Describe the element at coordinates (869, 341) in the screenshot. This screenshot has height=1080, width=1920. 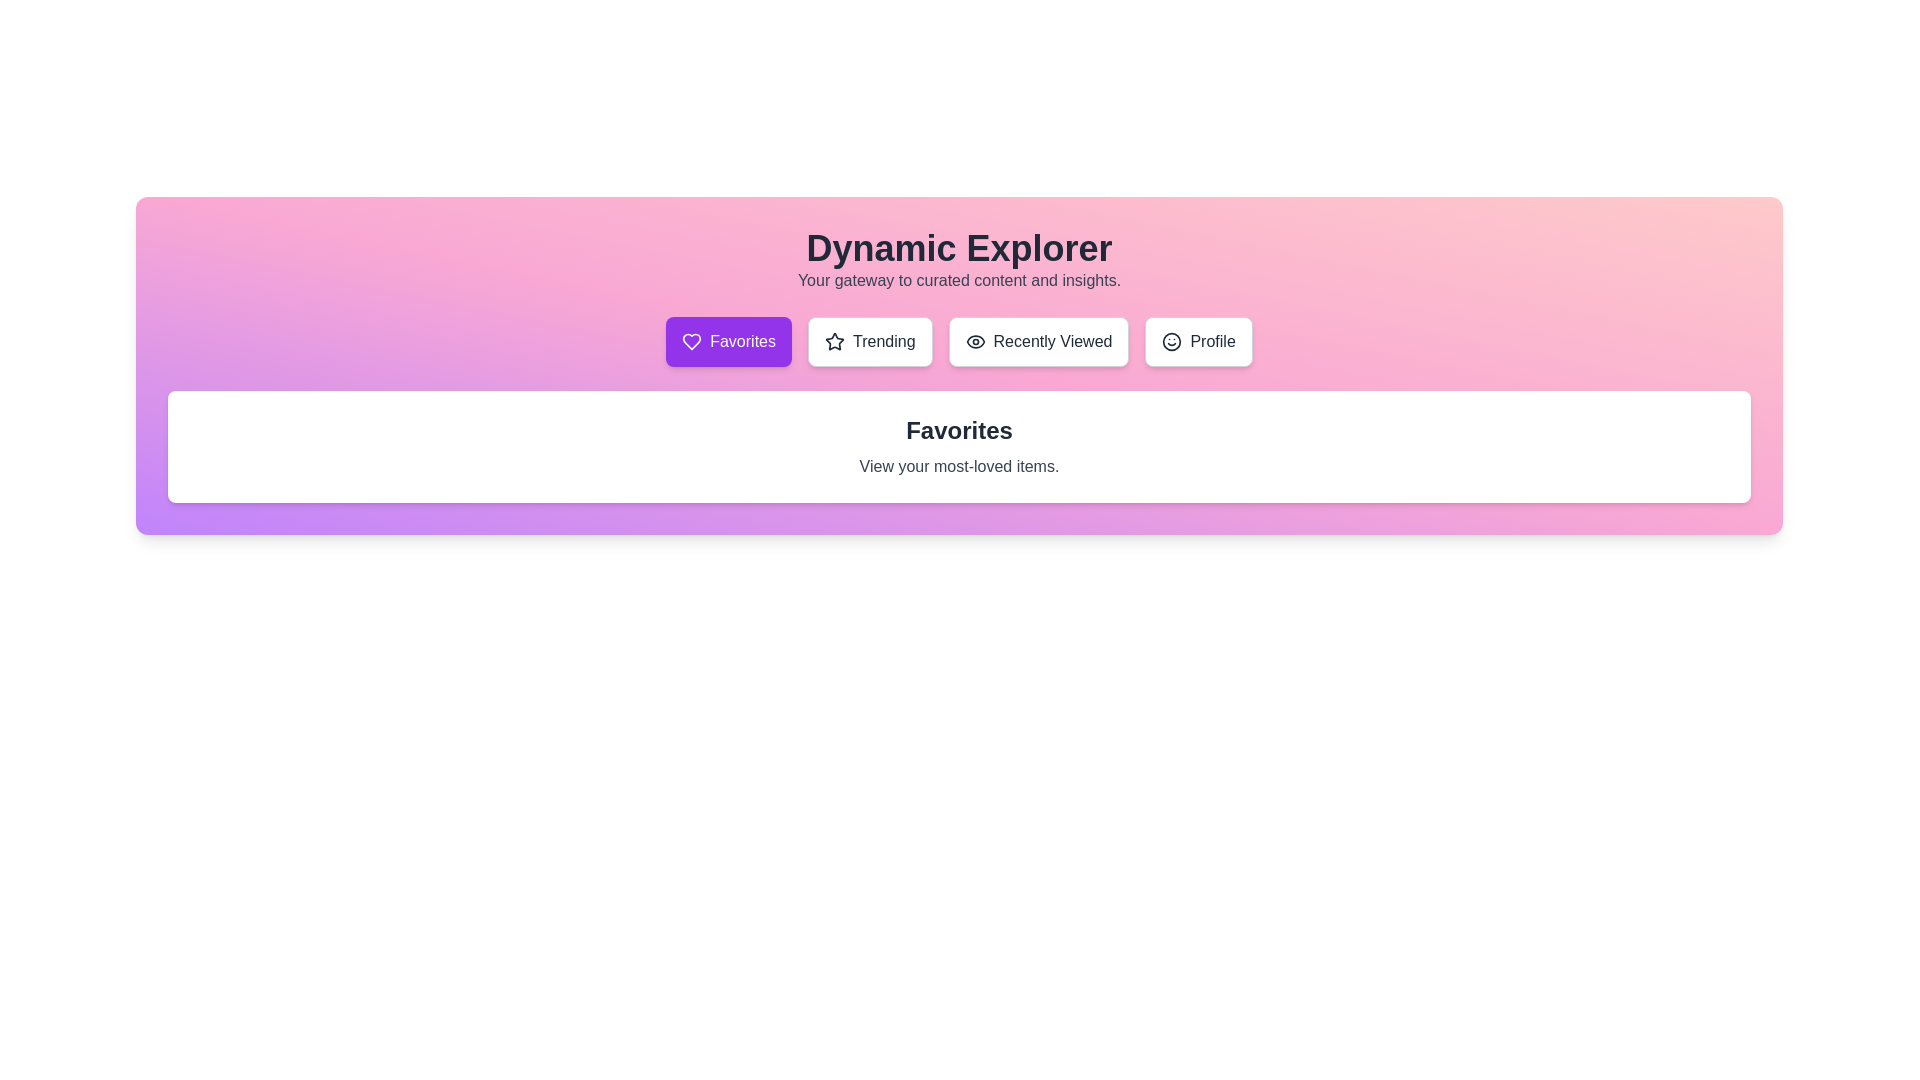
I see `the tab labeled Trending` at that location.